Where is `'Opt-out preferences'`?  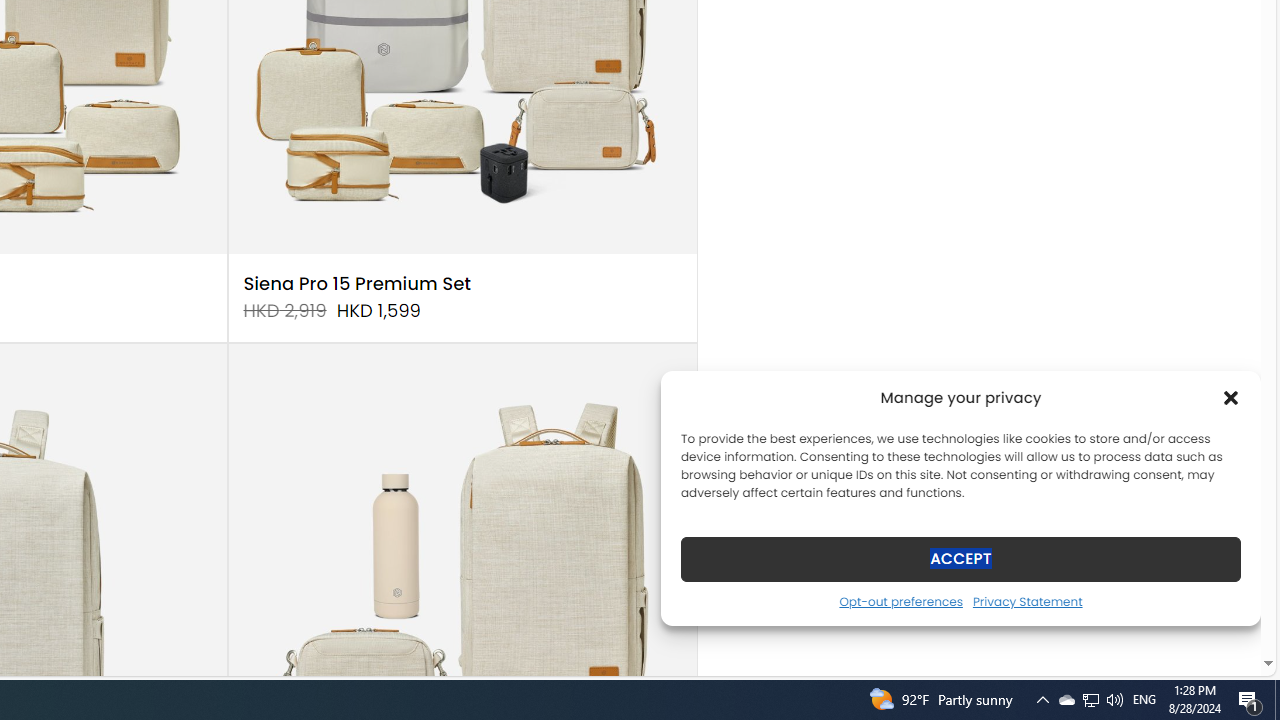 'Opt-out preferences' is located at coordinates (899, 600).